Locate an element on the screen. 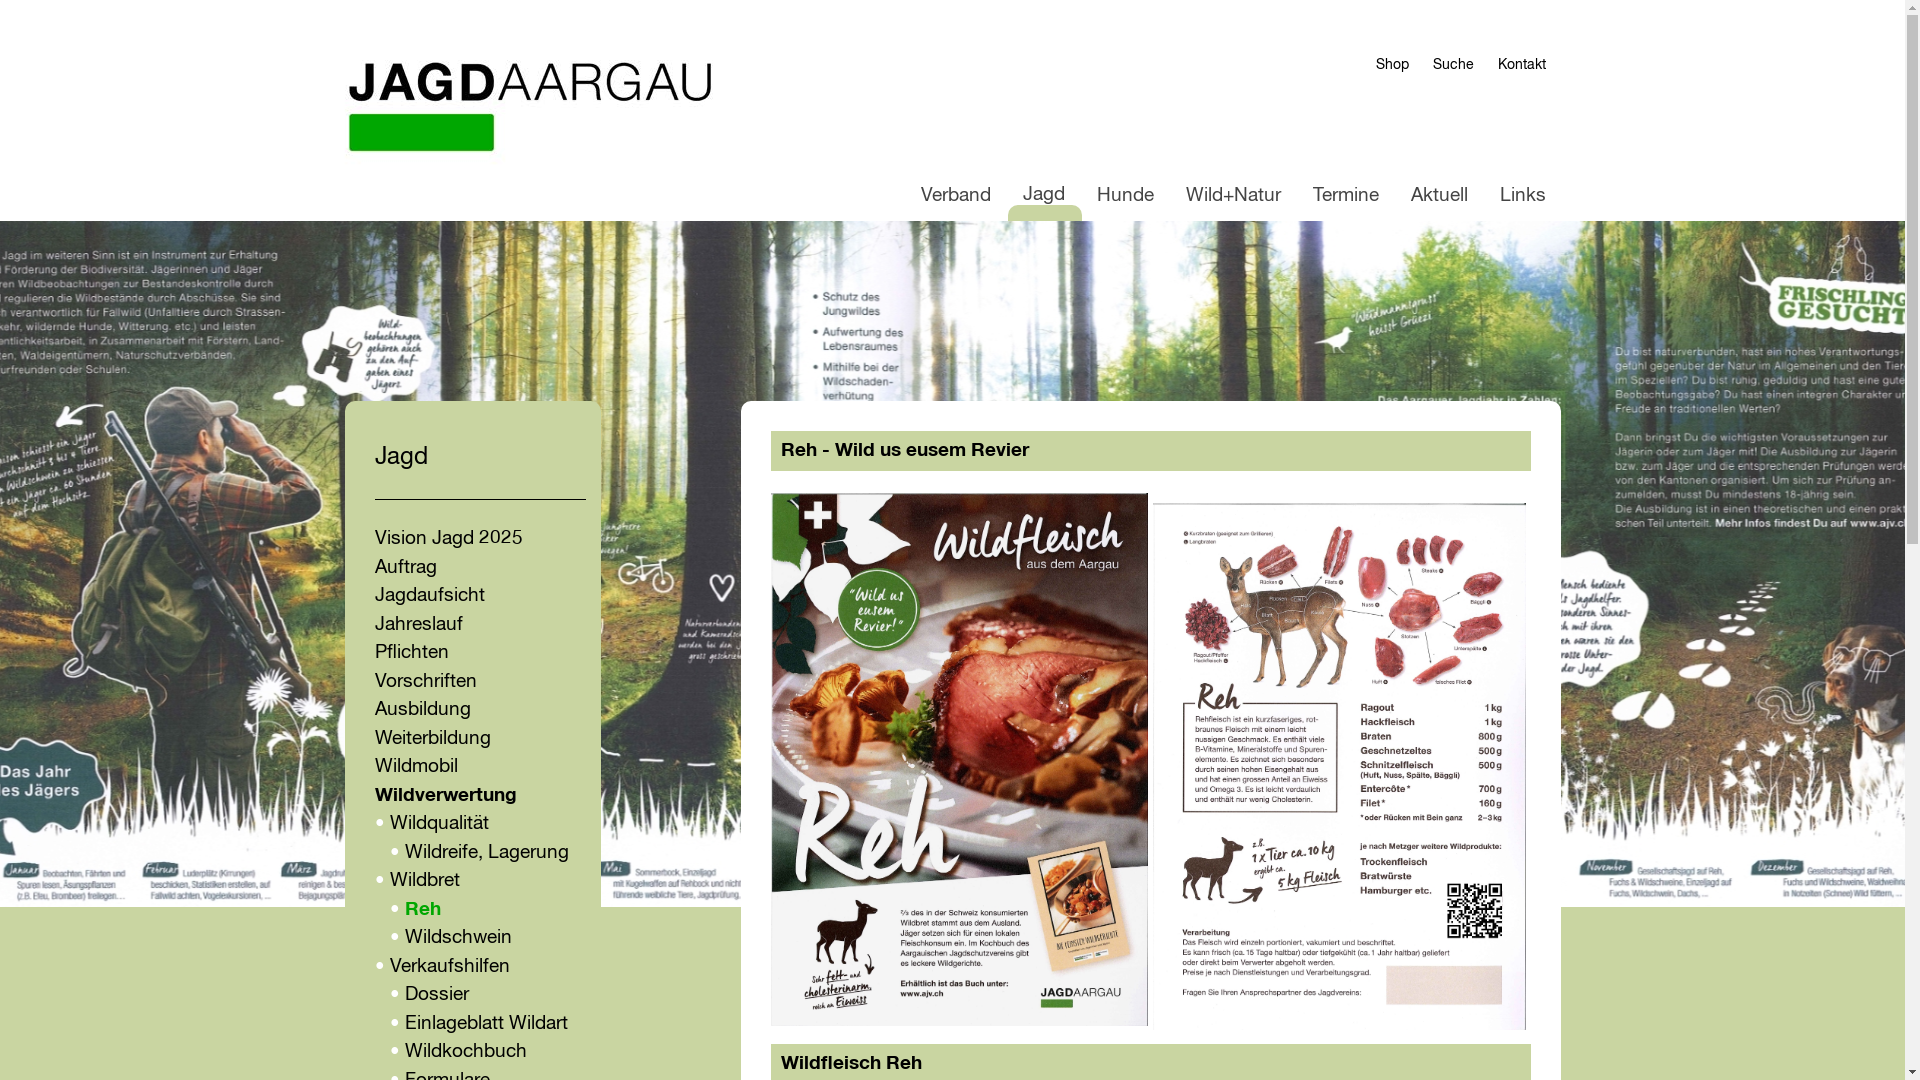  'Verband' is located at coordinates (954, 196).